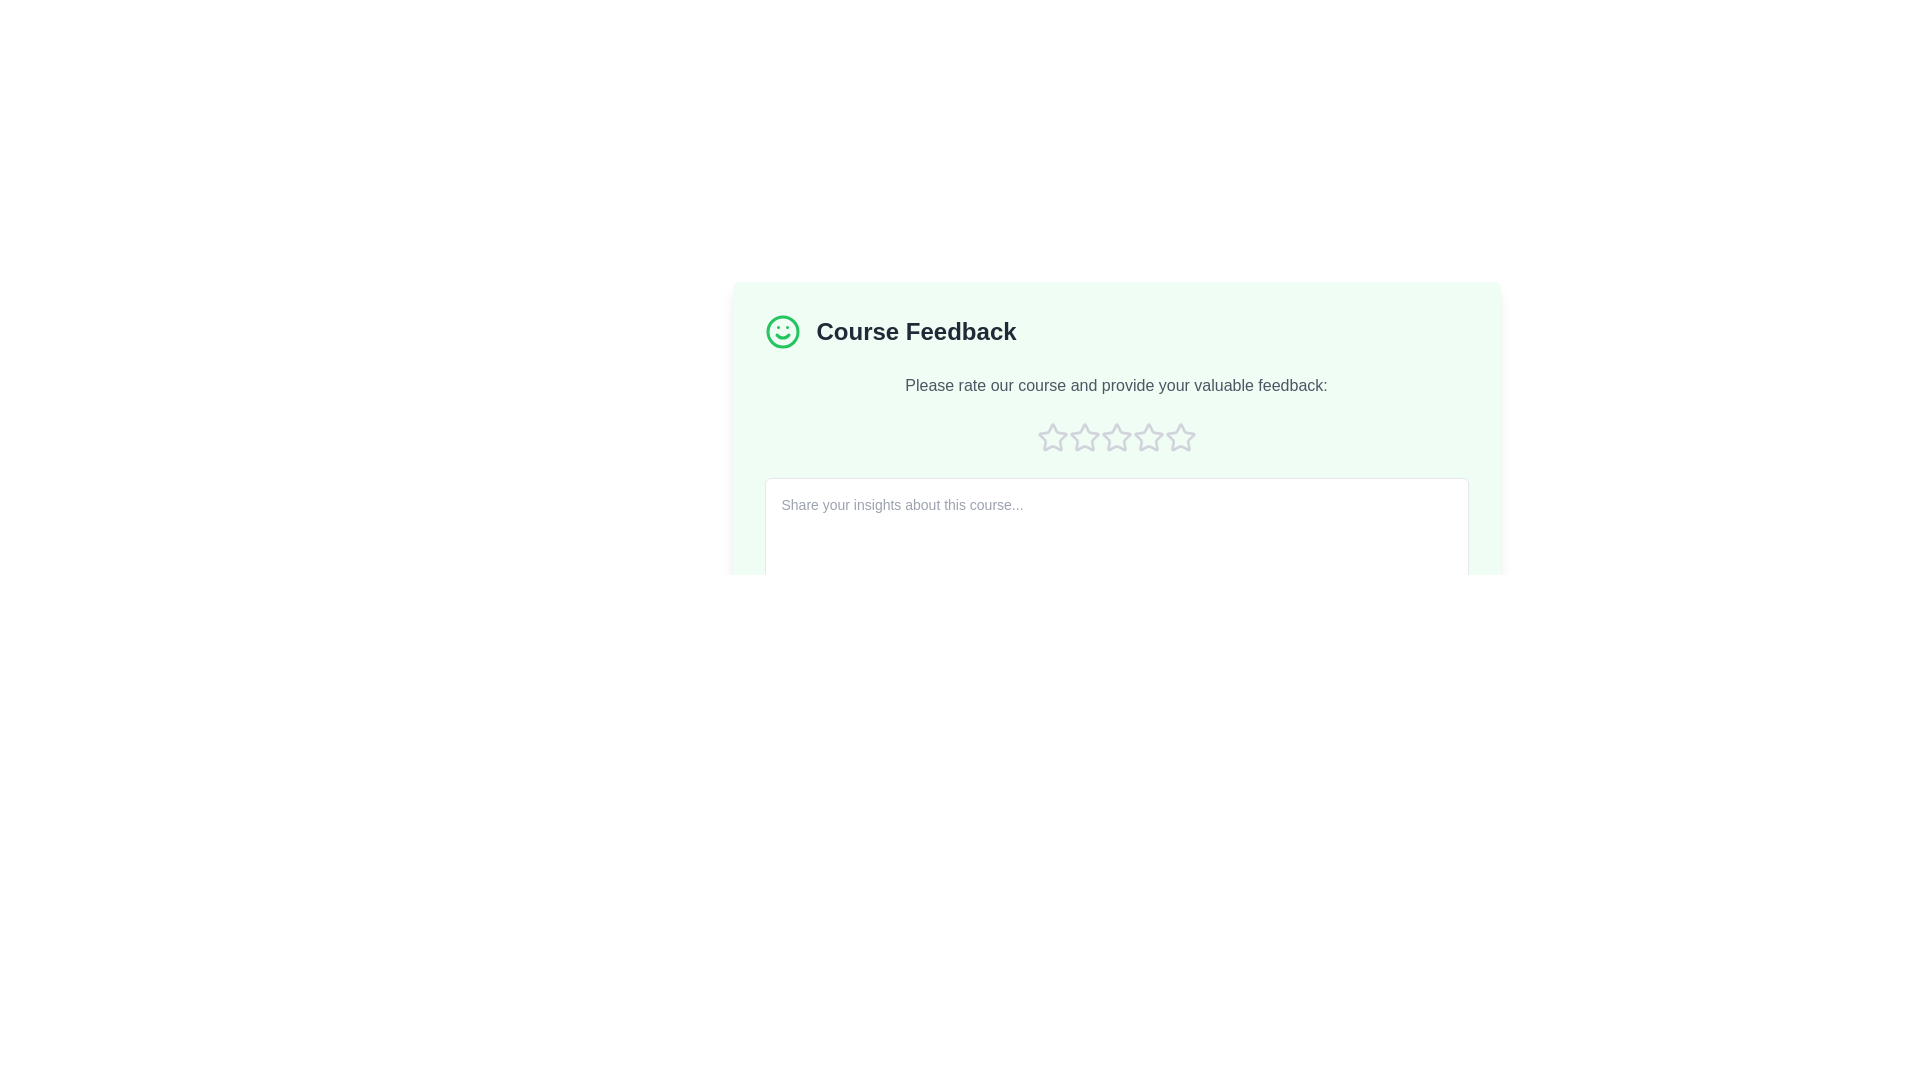 The image size is (1920, 1080). What do you see at coordinates (1051, 437) in the screenshot?
I see `the first star in the rating system` at bounding box center [1051, 437].